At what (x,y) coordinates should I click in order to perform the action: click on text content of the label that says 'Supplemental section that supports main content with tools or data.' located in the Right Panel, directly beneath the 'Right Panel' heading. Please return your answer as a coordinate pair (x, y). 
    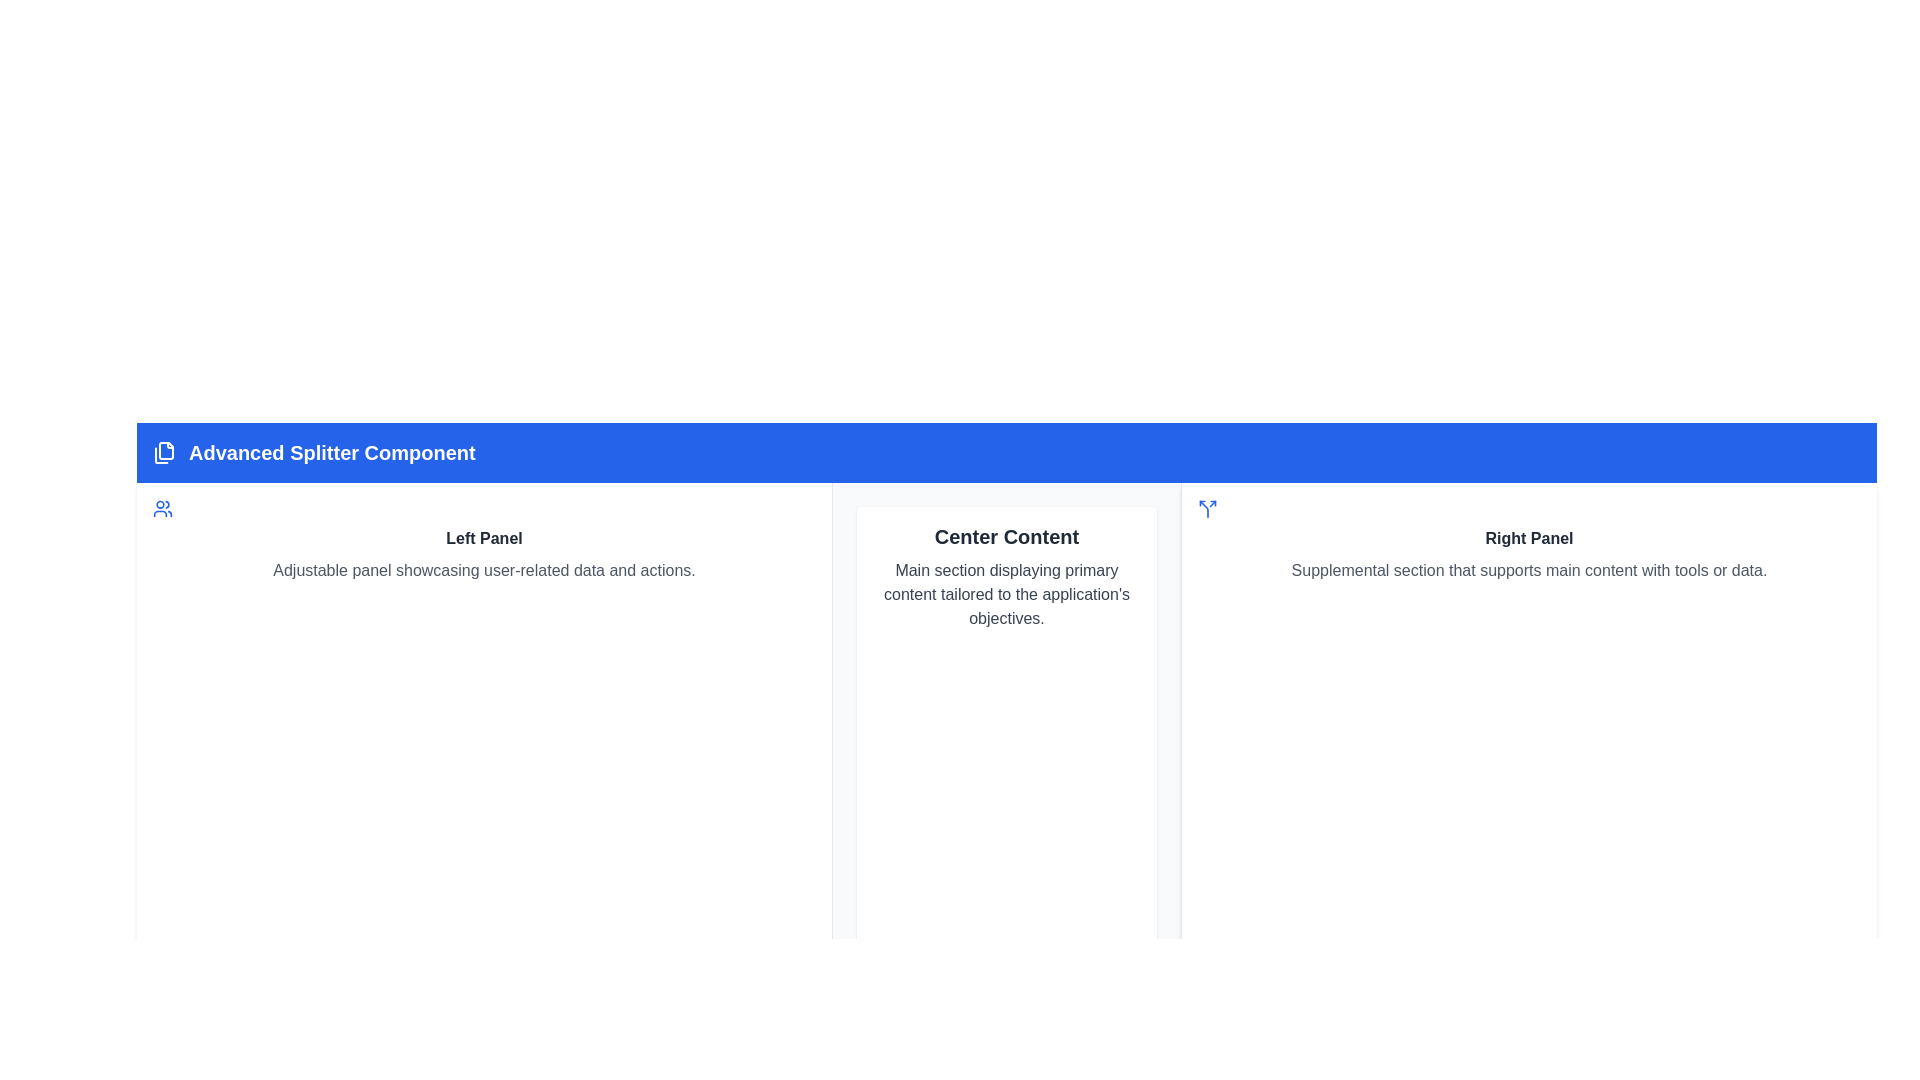
    Looking at the image, I should click on (1528, 570).